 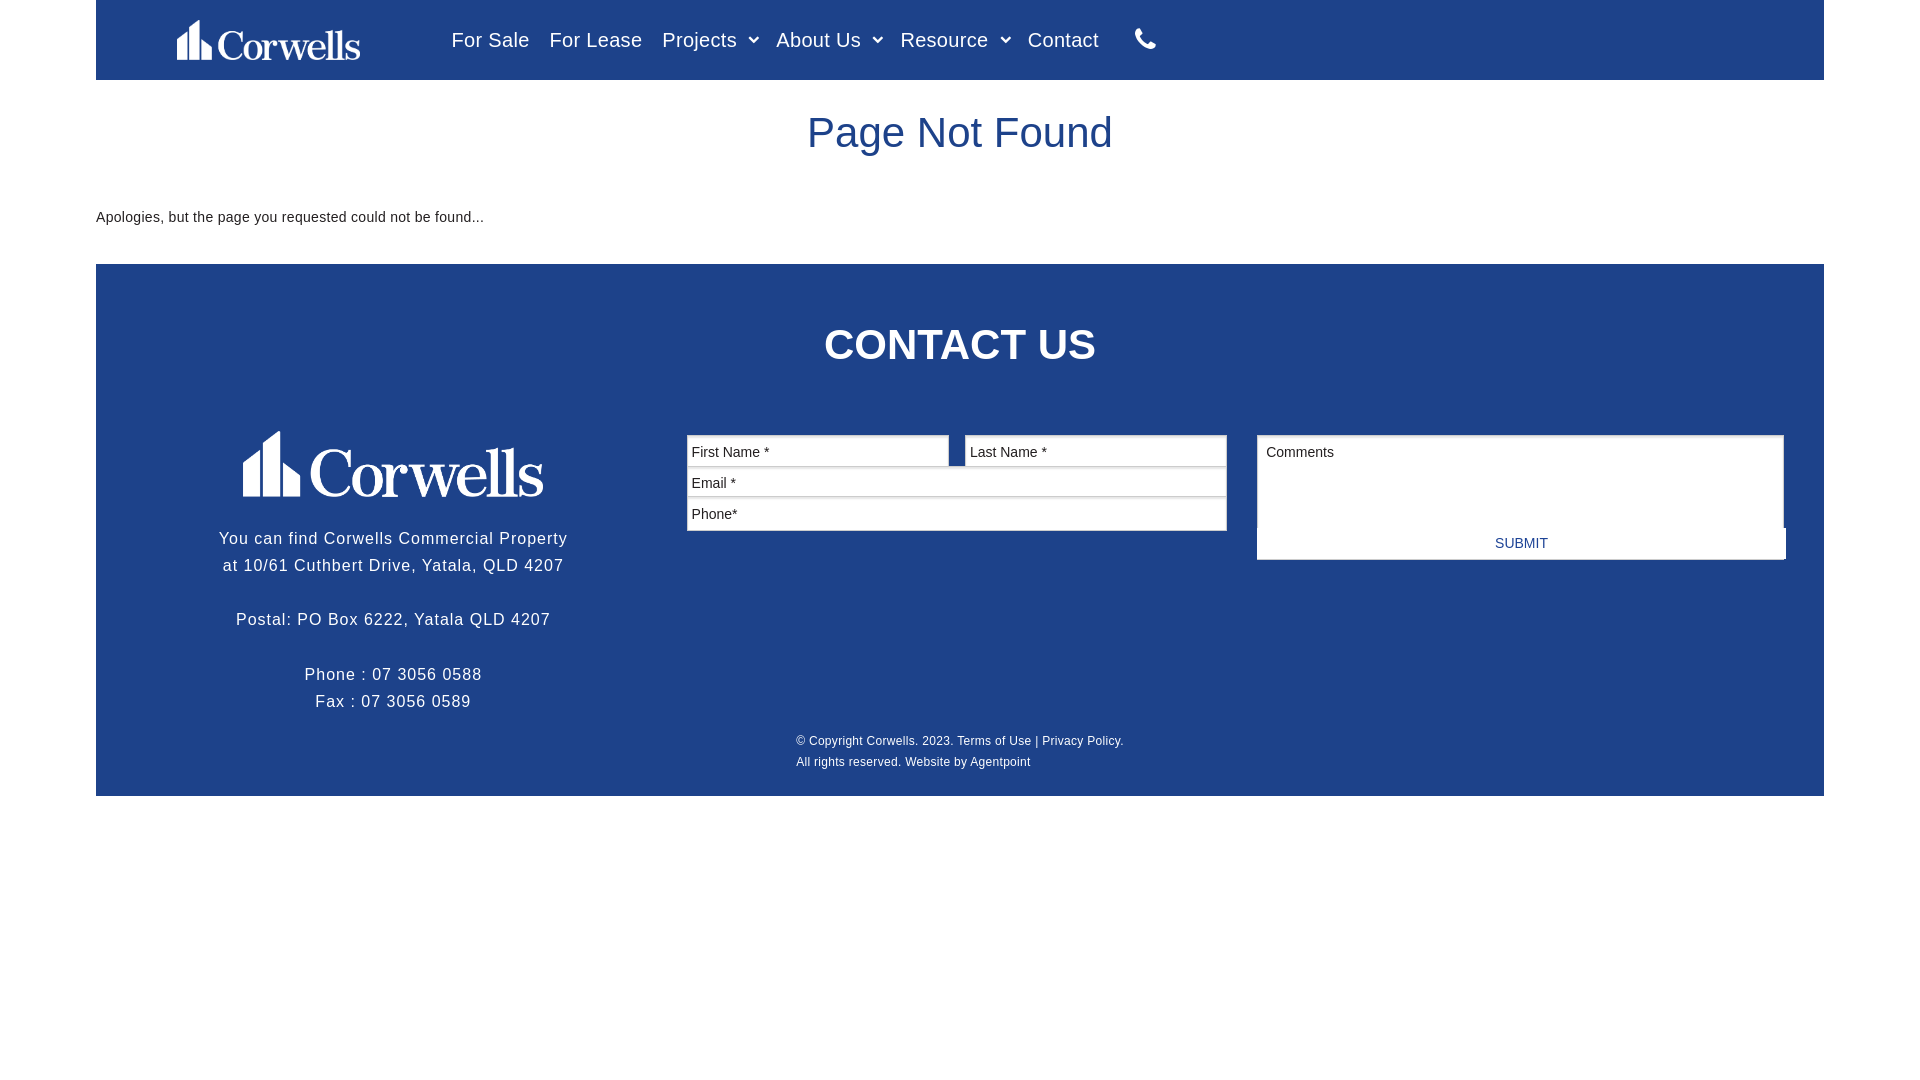 I want to click on '07 3056 0588', so click(x=372, y=674).